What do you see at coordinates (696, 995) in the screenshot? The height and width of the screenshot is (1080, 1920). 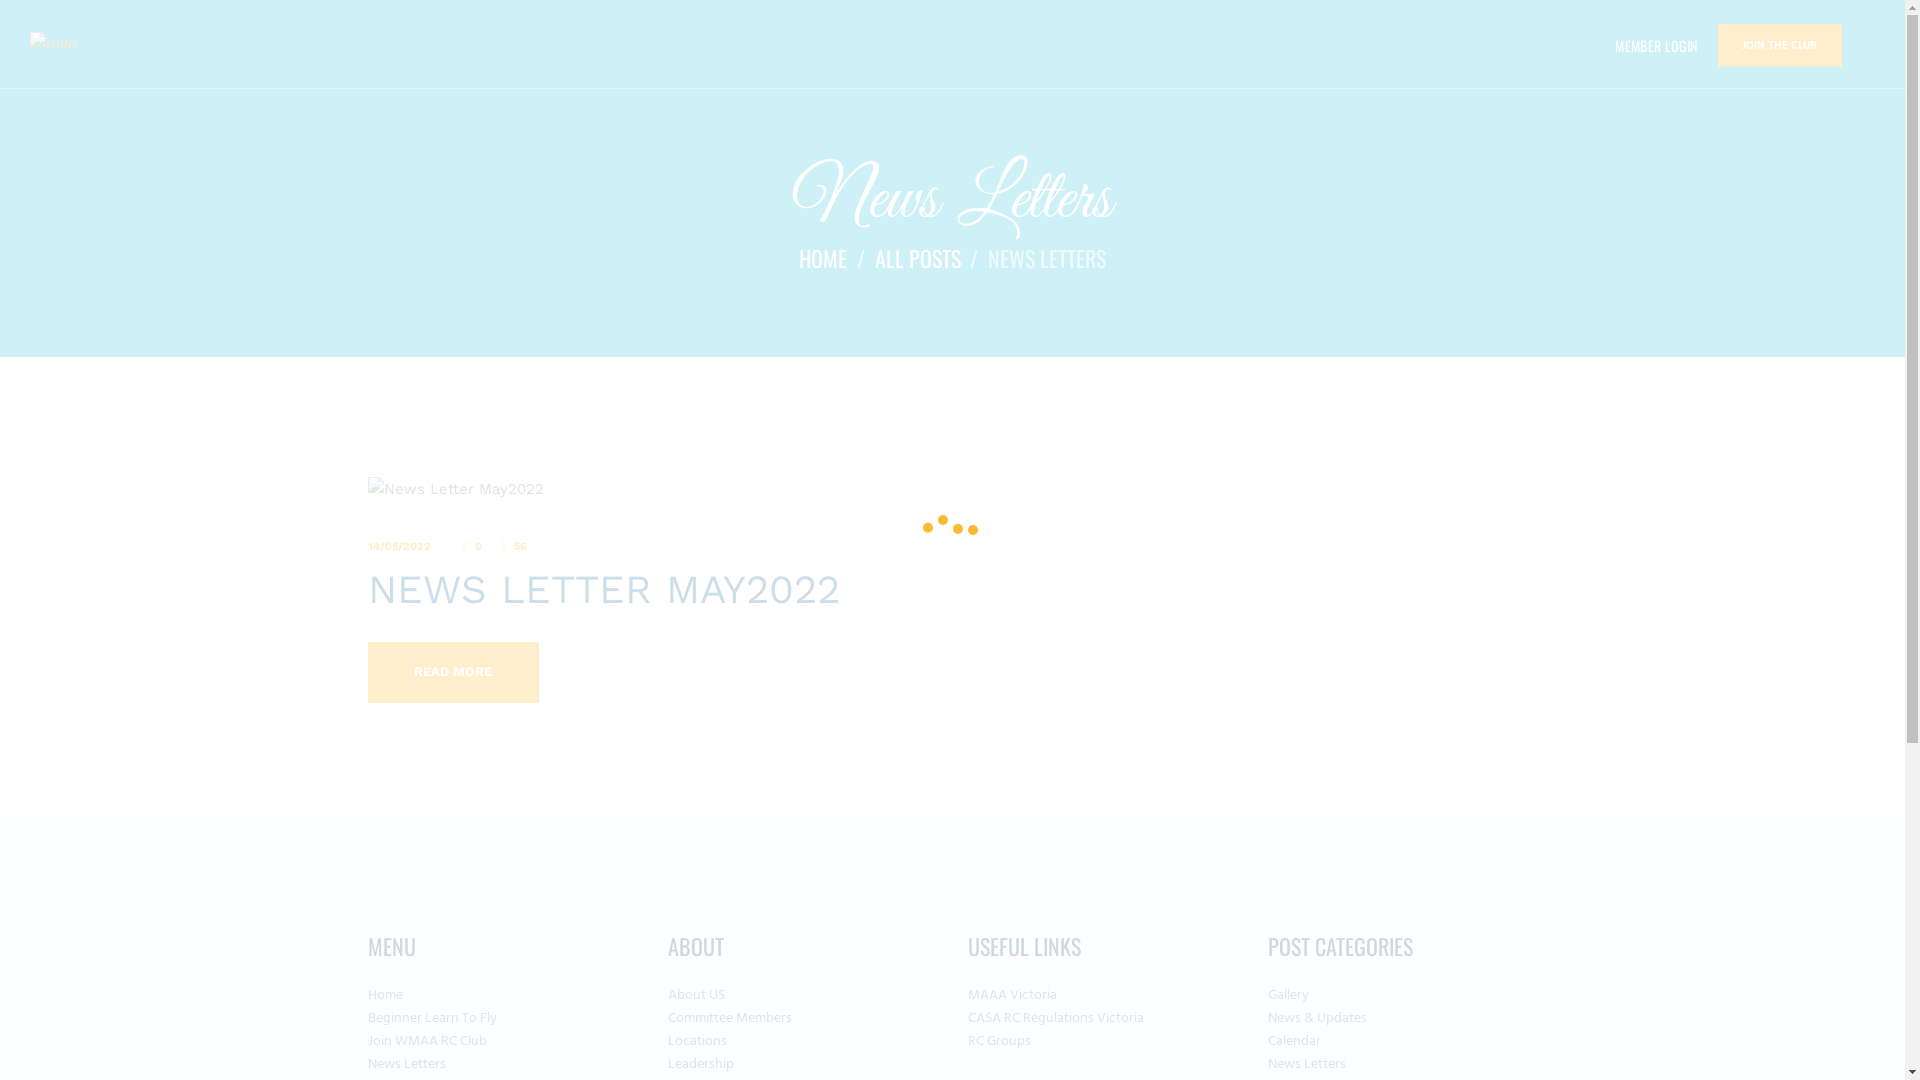 I see `'About US'` at bounding box center [696, 995].